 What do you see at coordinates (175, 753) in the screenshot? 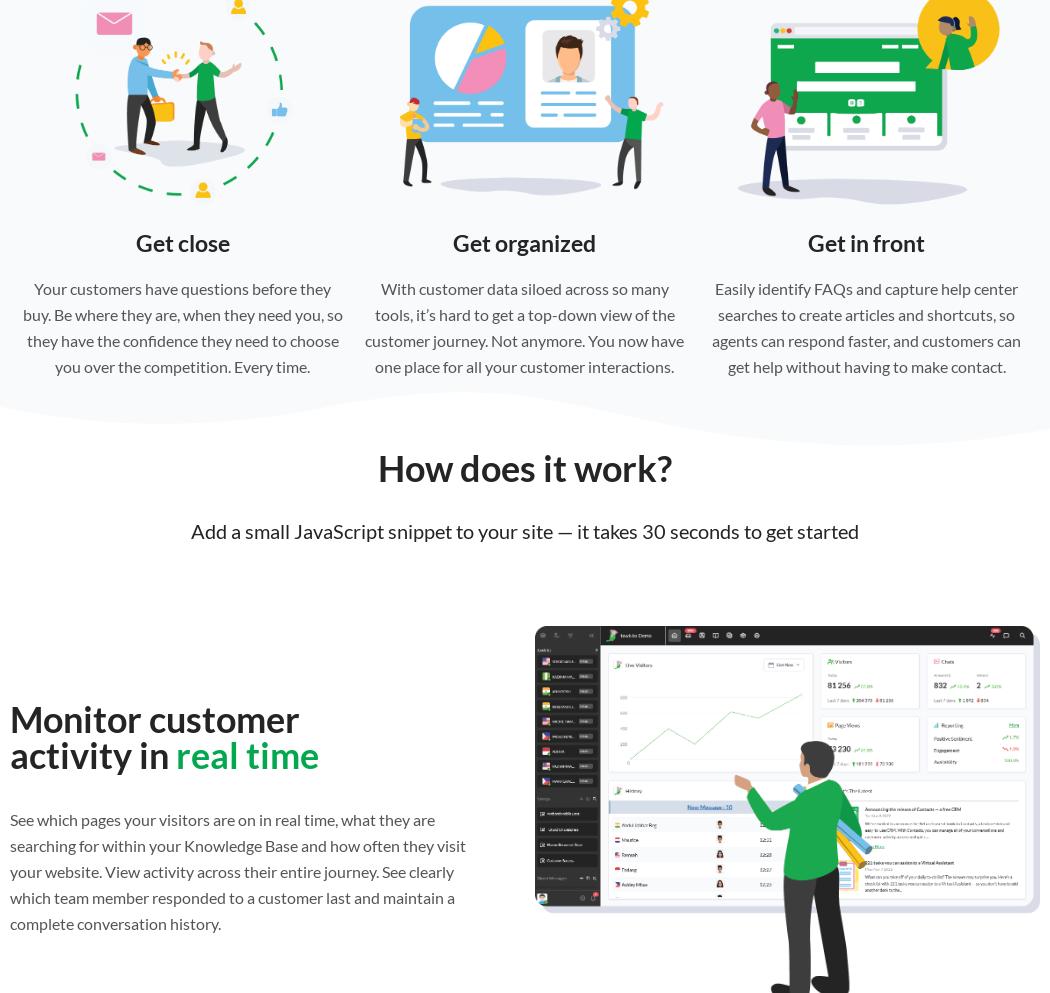
I see `'real time'` at bounding box center [175, 753].